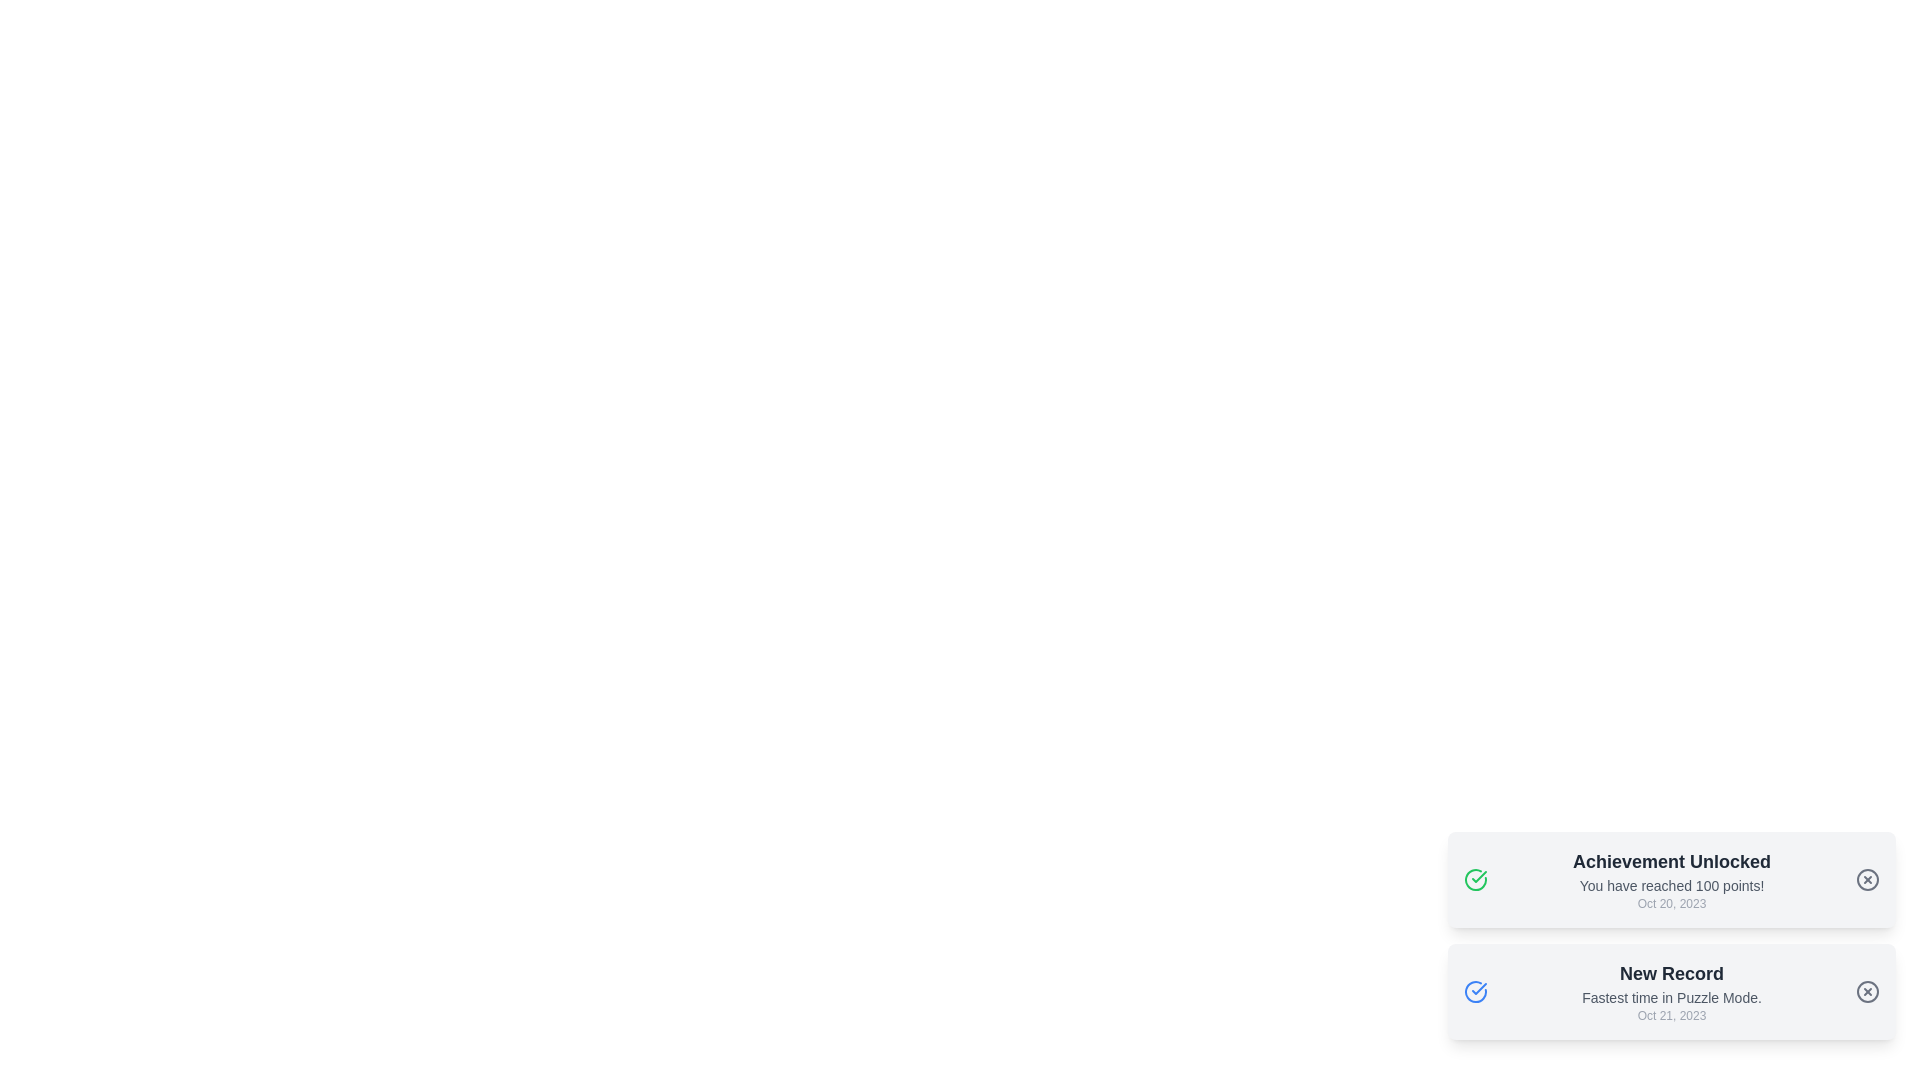  What do you see at coordinates (1671, 903) in the screenshot?
I see `the non-interactive text label that displays the date 'Oct 20, 2023' below the 'Achievement Unlocked' box` at bounding box center [1671, 903].